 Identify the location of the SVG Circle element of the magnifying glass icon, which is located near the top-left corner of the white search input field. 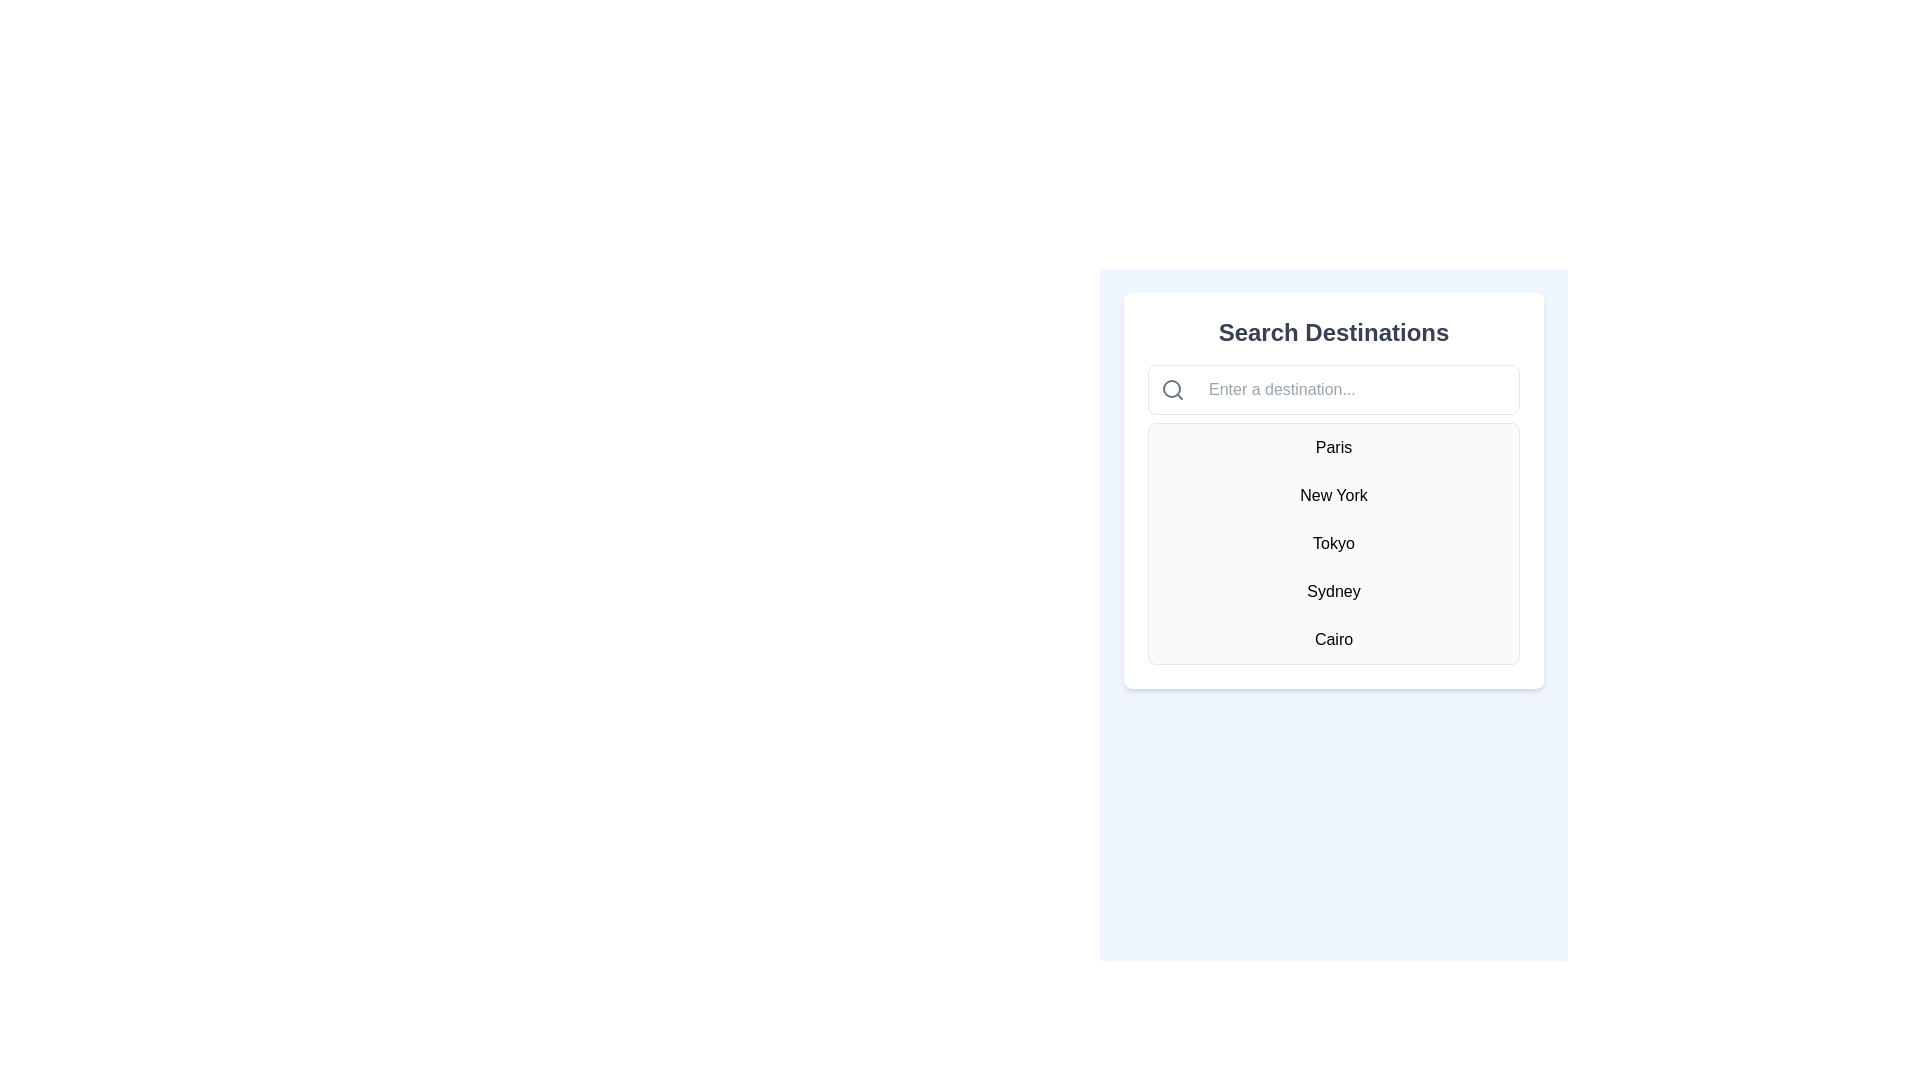
(1171, 389).